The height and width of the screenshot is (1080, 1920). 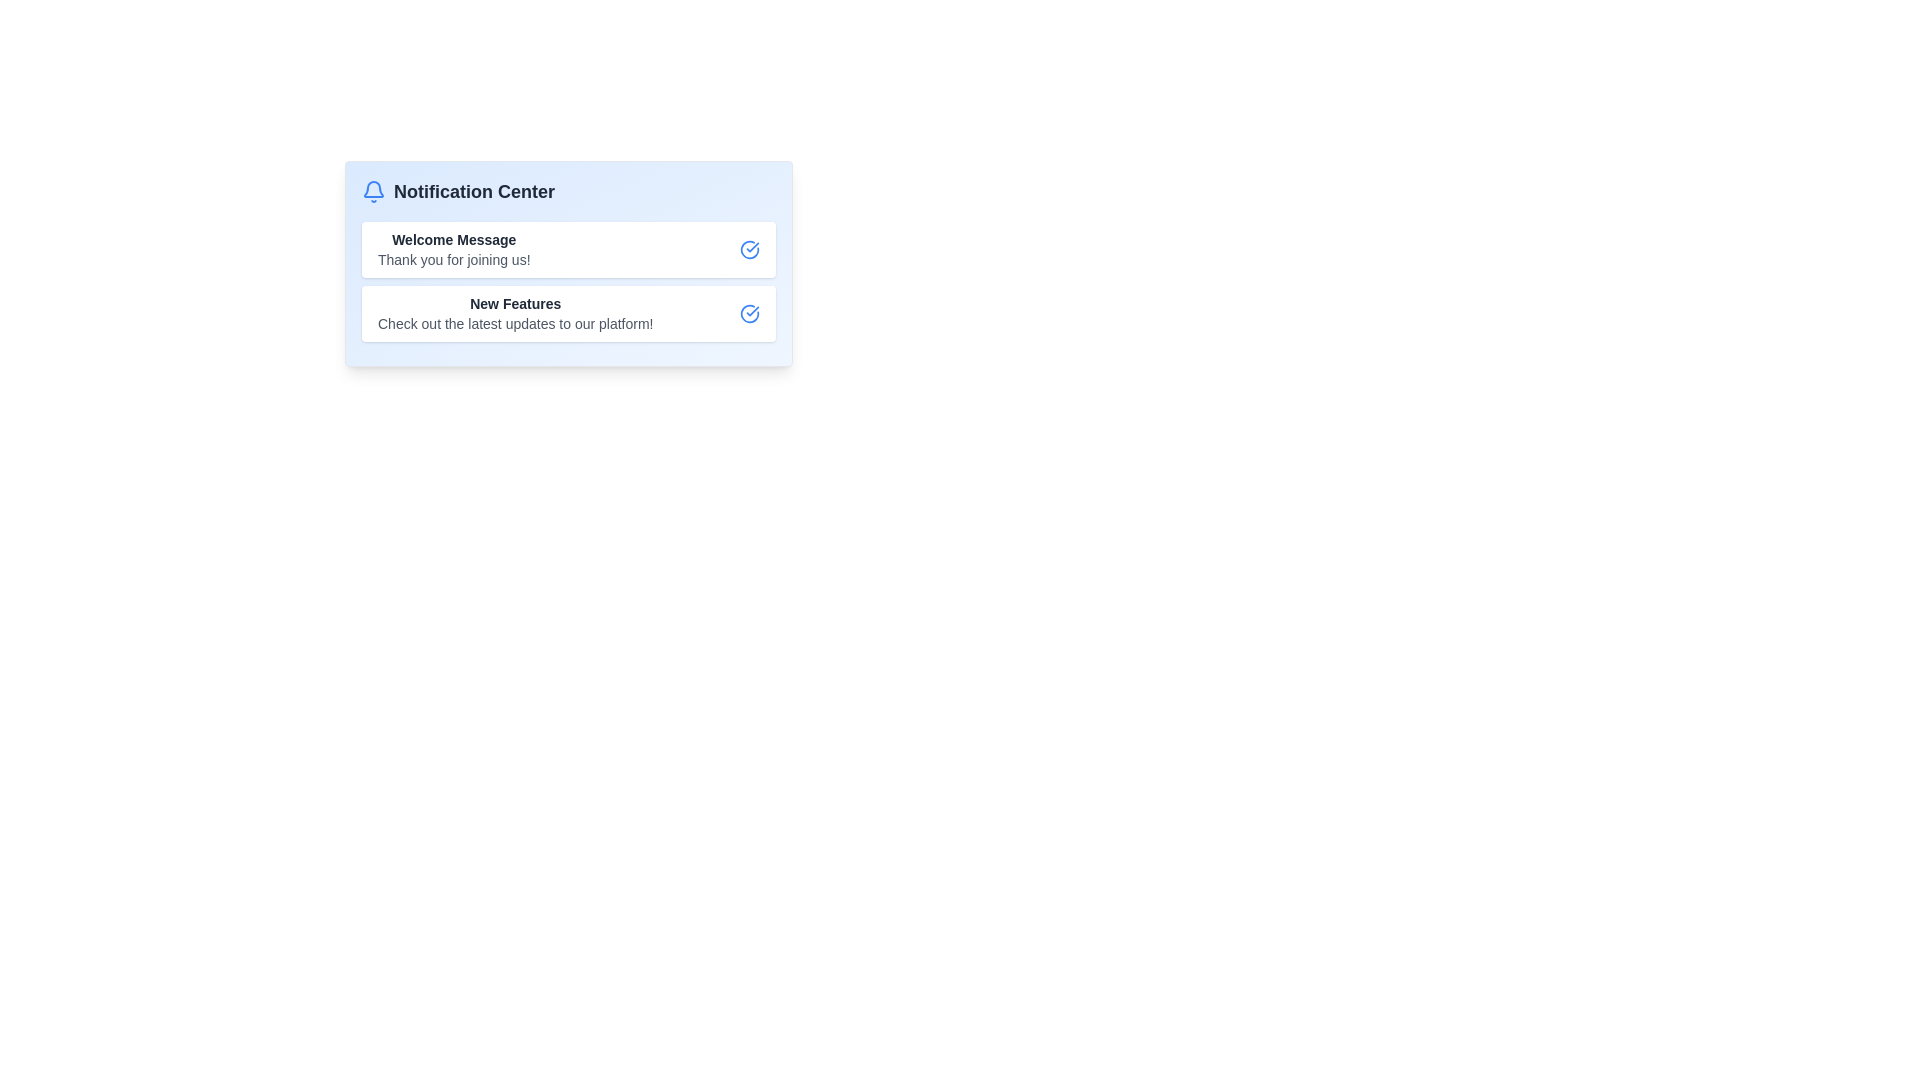 I want to click on the text display element that shows the sentence 'Check out the latest updates to our platform!' in a gray-colored font, located directly beneath the bold title 'New Features', so click(x=515, y=323).